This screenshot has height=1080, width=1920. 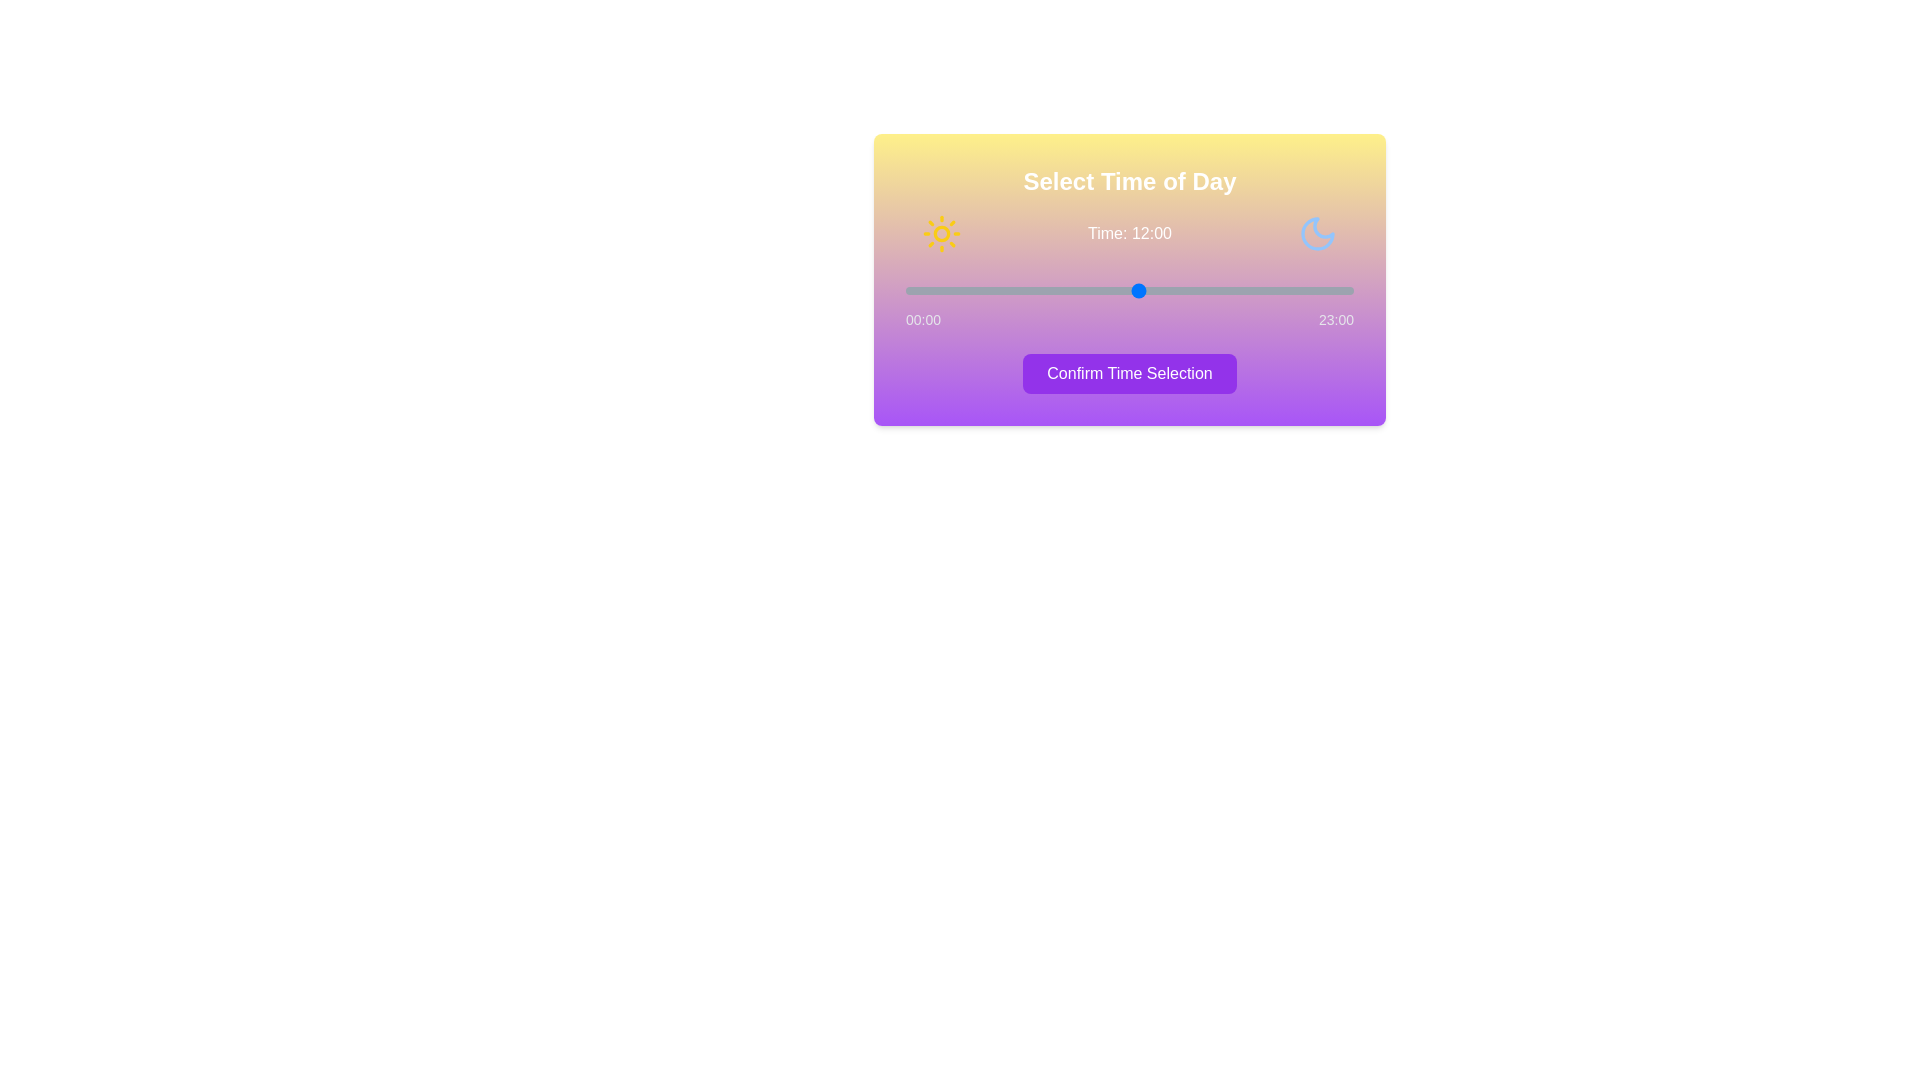 I want to click on the time slider to set the time to 16, so click(x=1216, y=290).